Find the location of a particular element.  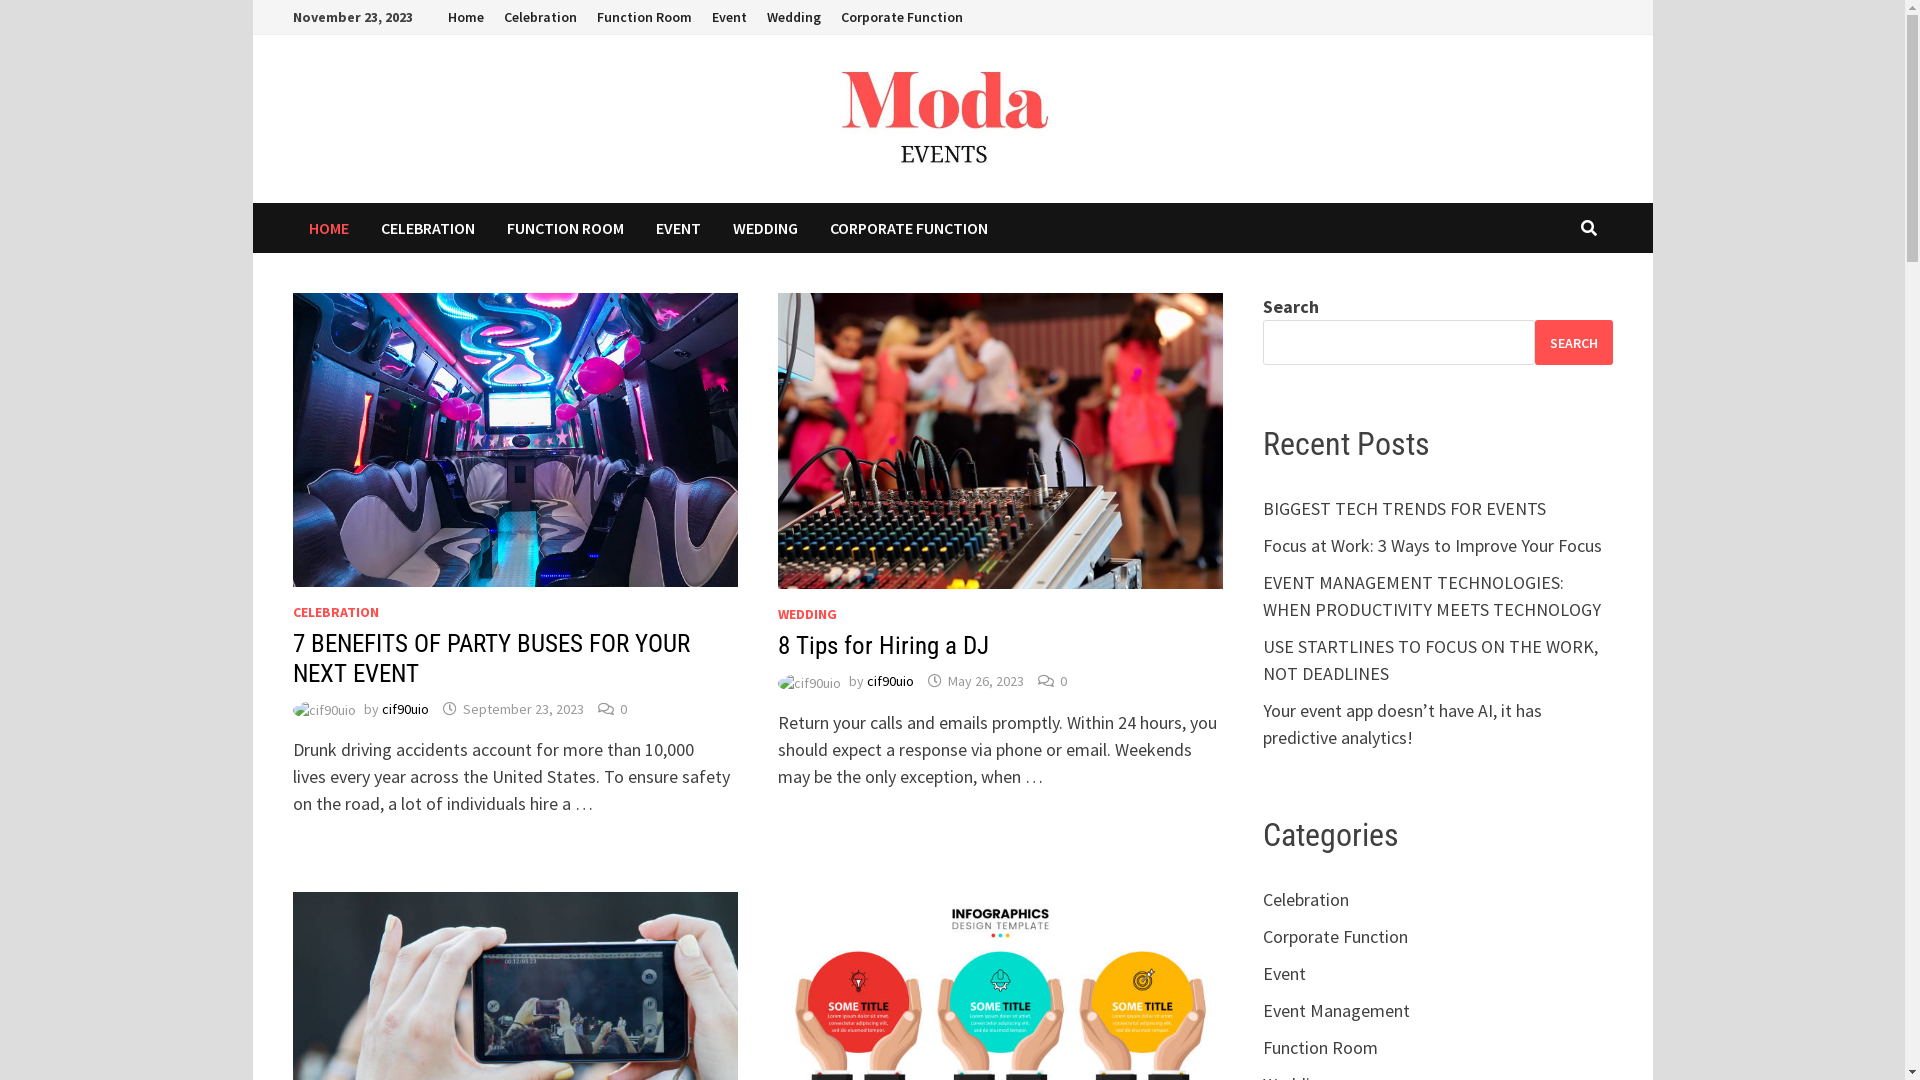

'Celebration' is located at coordinates (540, 17).